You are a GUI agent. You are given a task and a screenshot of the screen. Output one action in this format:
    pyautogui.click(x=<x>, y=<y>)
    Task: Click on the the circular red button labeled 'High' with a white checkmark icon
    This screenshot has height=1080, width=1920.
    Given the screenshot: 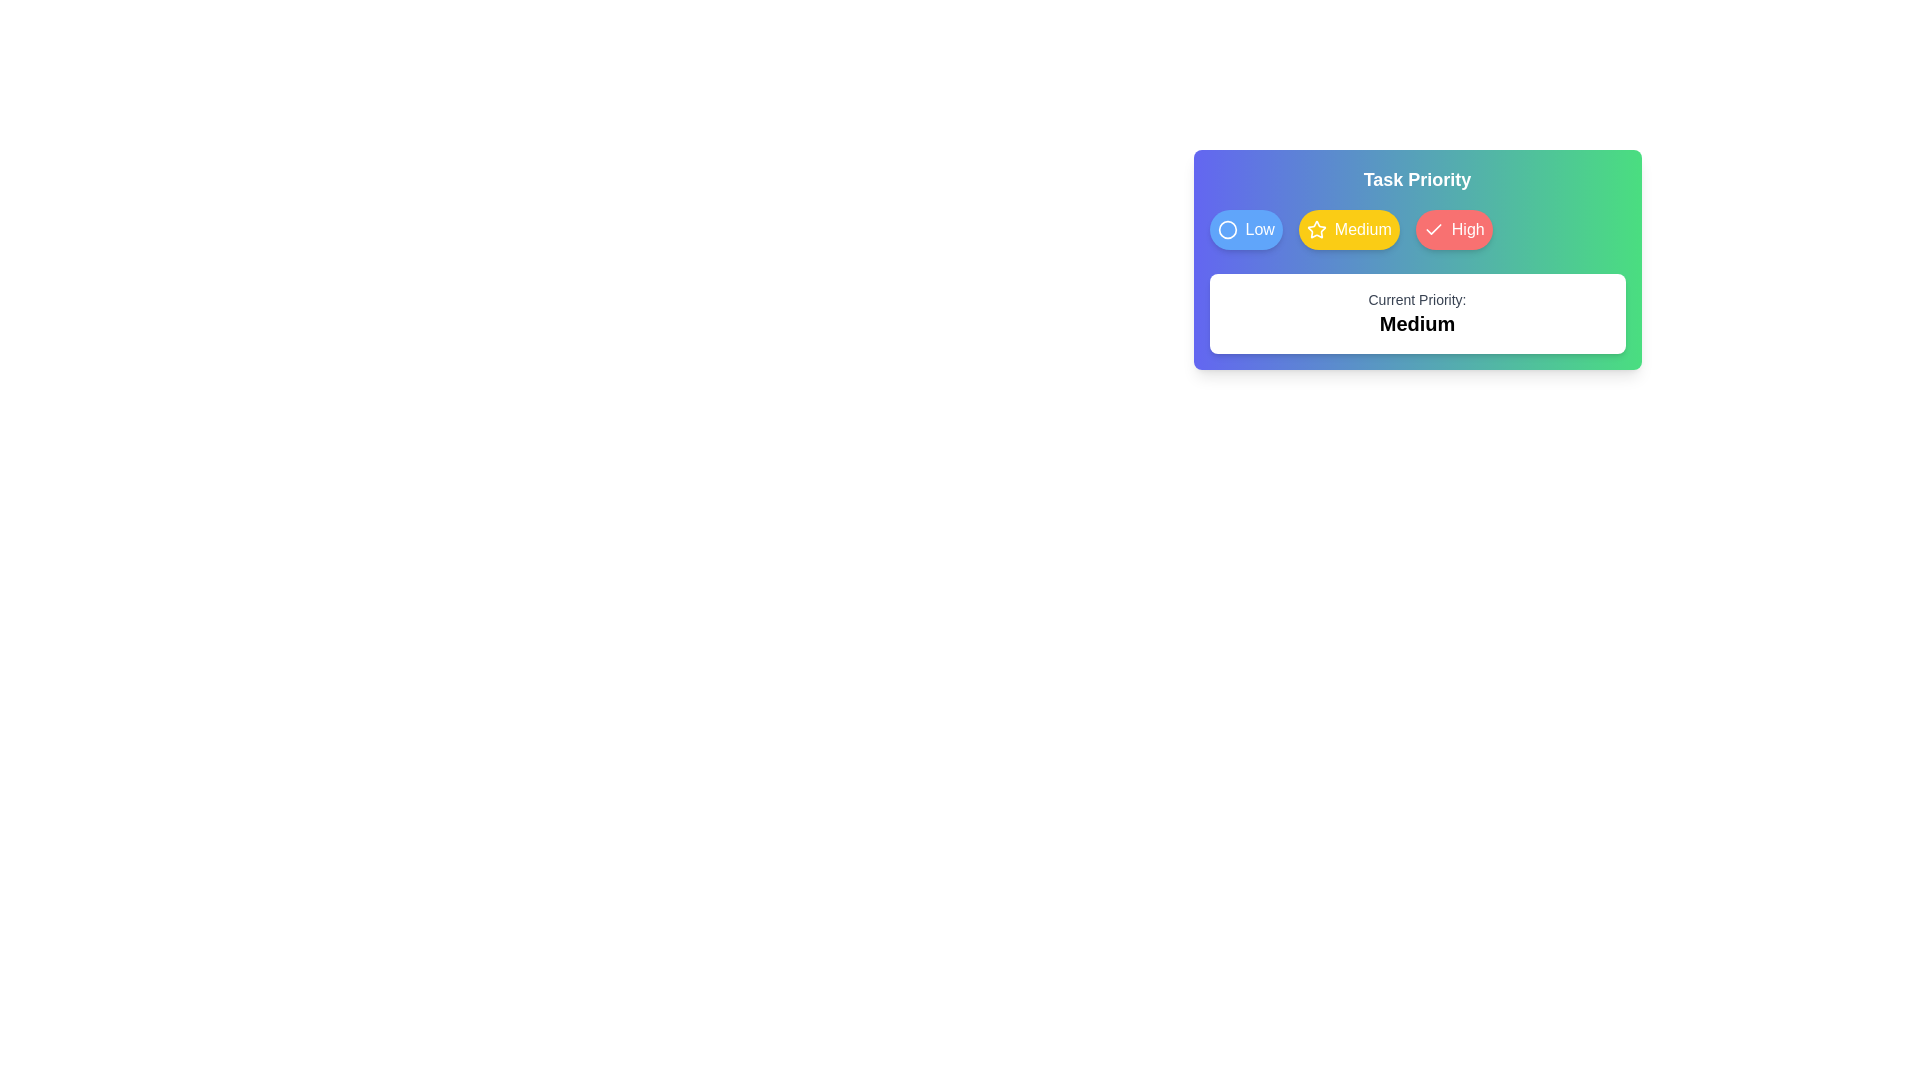 What is the action you would take?
    pyautogui.click(x=1454, y=229)
    